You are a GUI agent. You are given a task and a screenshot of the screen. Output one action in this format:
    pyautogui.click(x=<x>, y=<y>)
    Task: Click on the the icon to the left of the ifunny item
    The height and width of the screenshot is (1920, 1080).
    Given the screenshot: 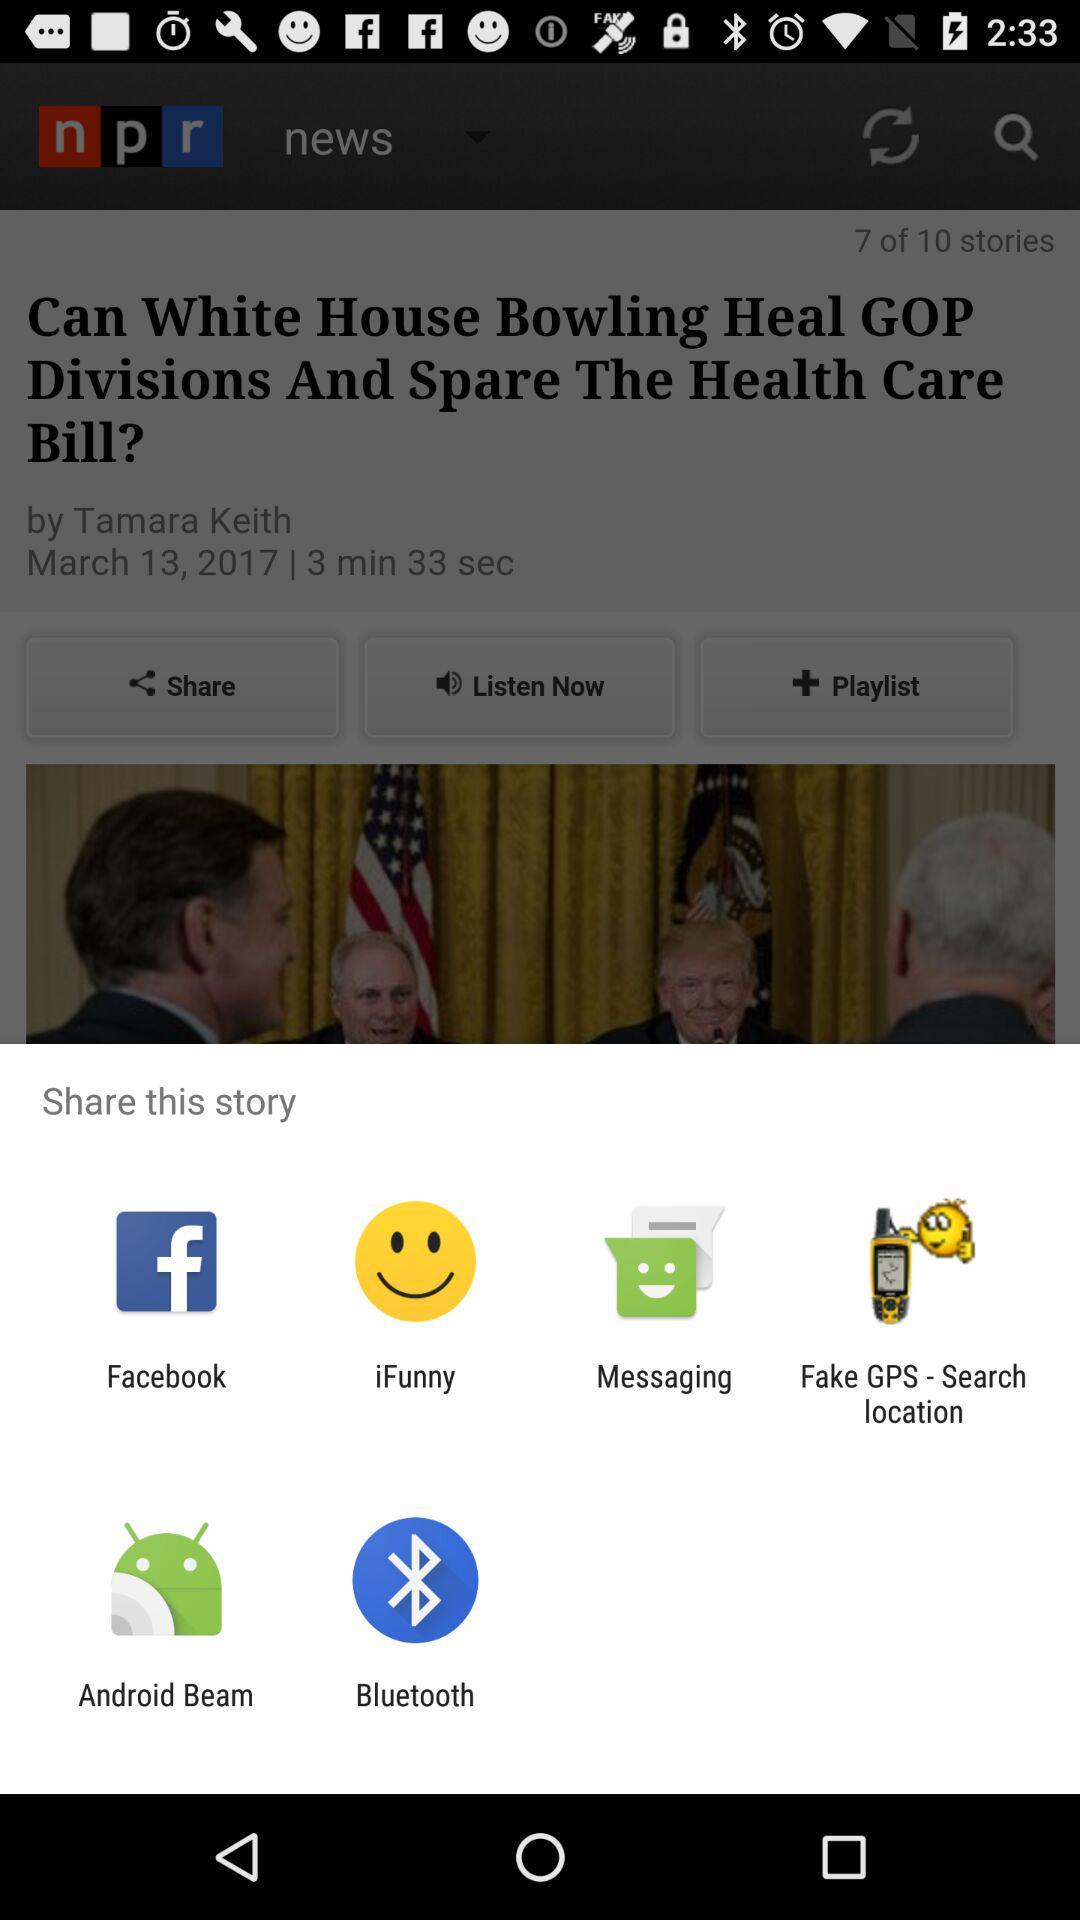 What is the action you would take?
    pyautogui.click(x=165, y=1392)
    